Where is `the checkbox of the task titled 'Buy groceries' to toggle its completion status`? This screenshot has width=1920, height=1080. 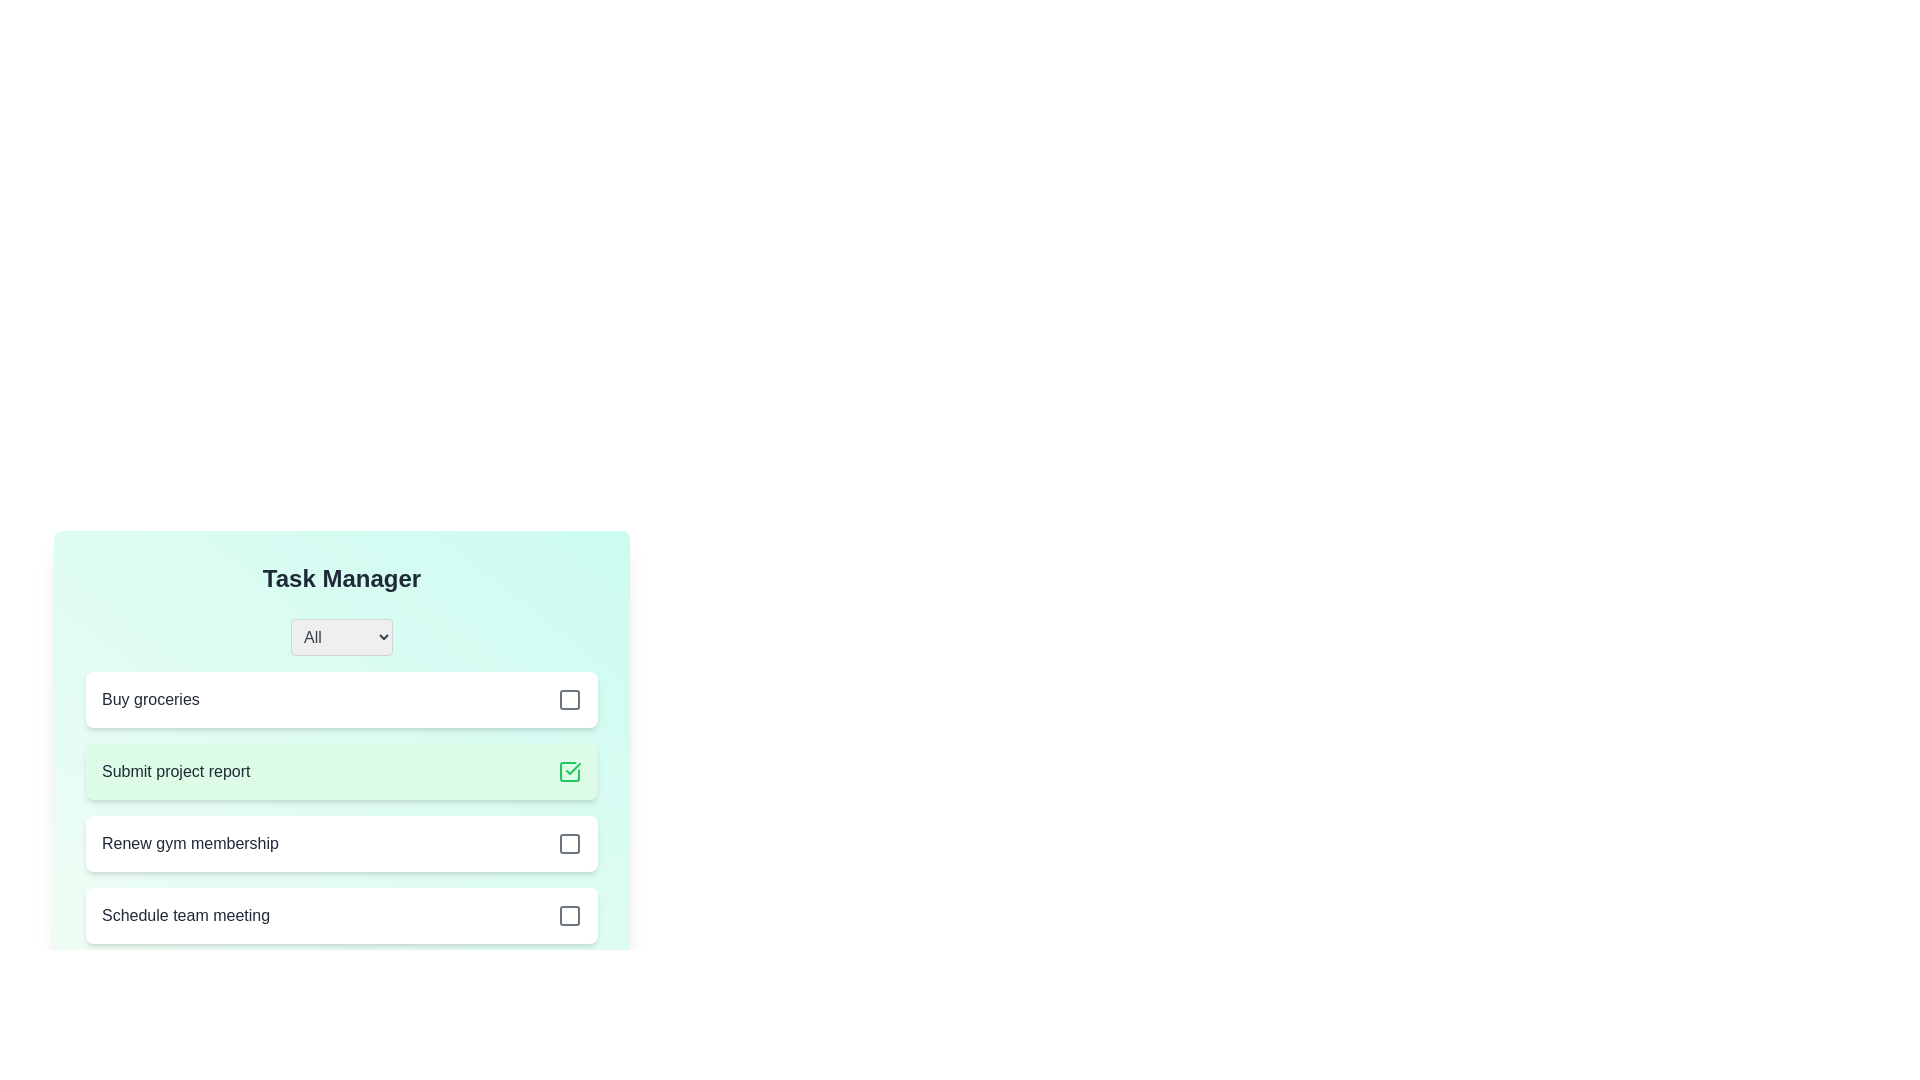
the checkbox of the task titled 'Buy groceries' to toggle its completion status is located at coordinates (569, 698).